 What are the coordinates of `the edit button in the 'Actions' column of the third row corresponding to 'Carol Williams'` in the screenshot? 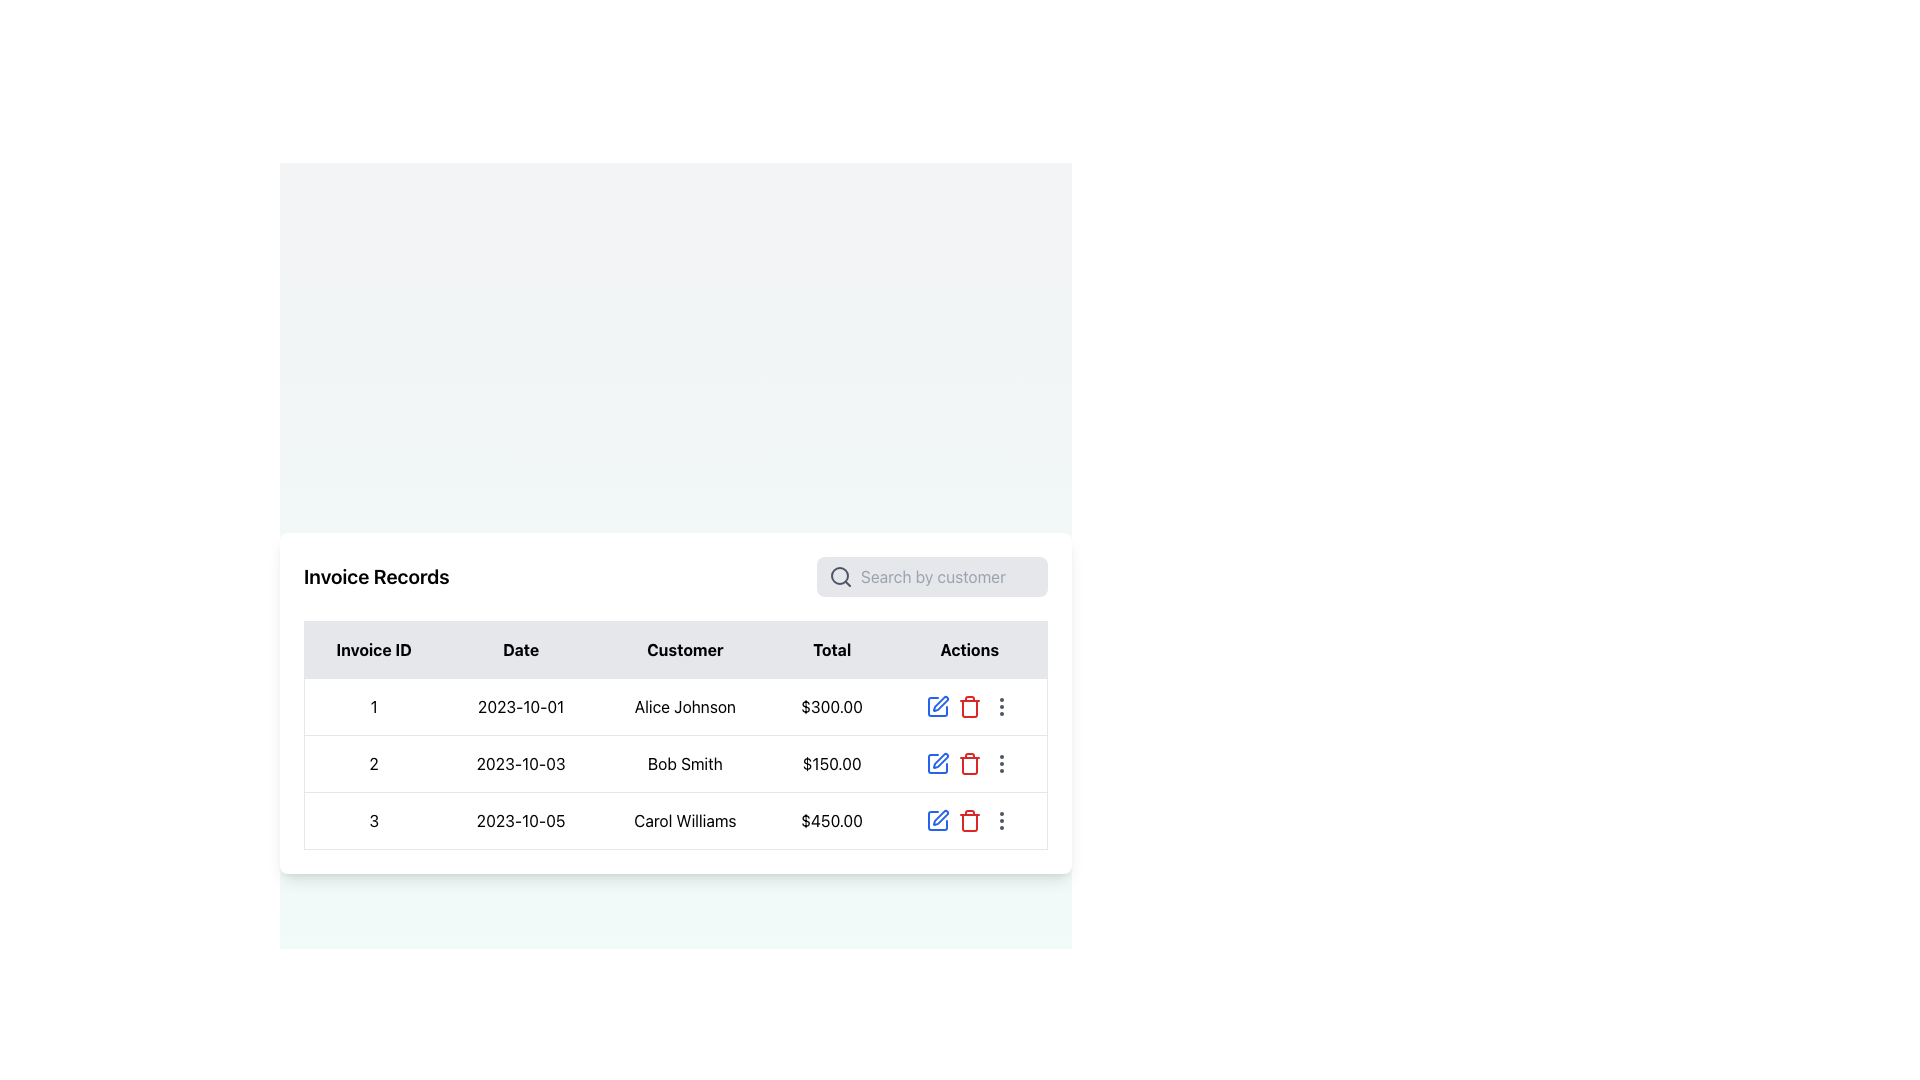 It's located at (936, 820).